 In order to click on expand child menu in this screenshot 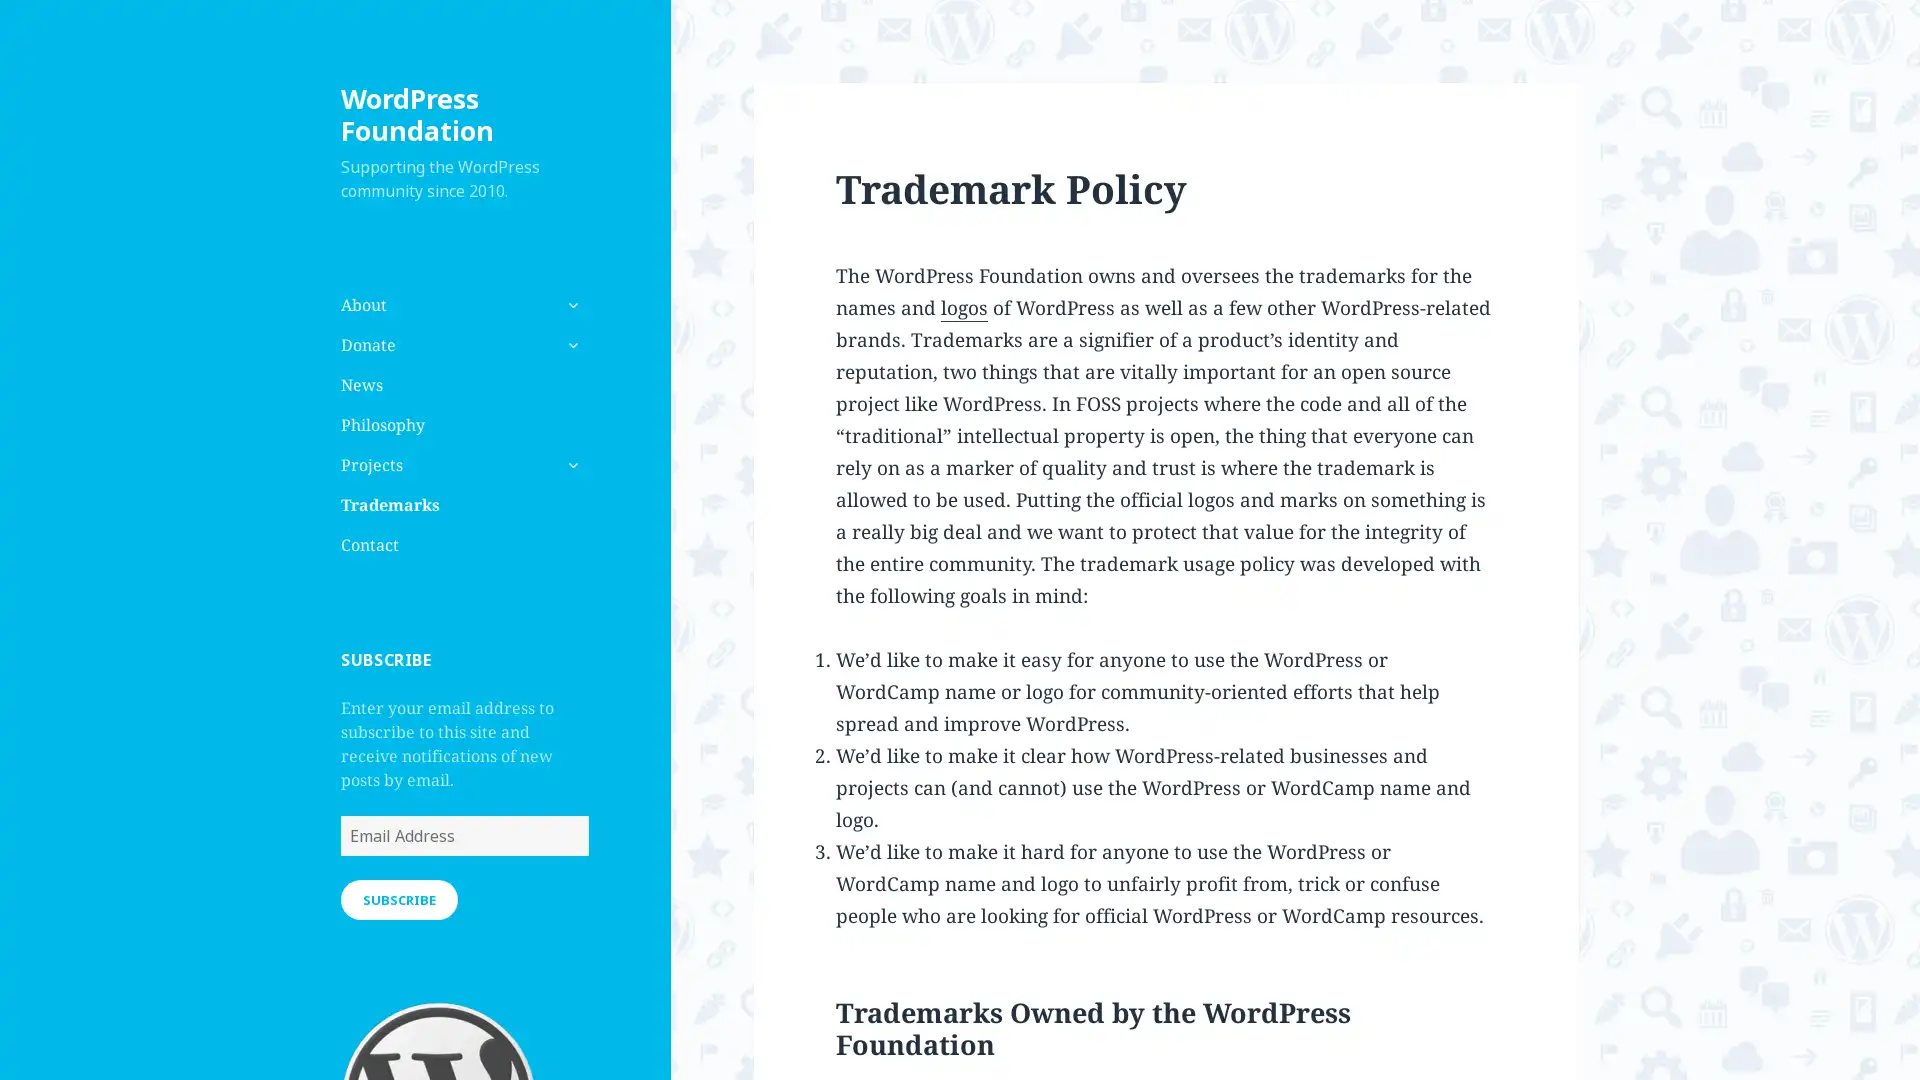, I will do `click(570, 343)`.